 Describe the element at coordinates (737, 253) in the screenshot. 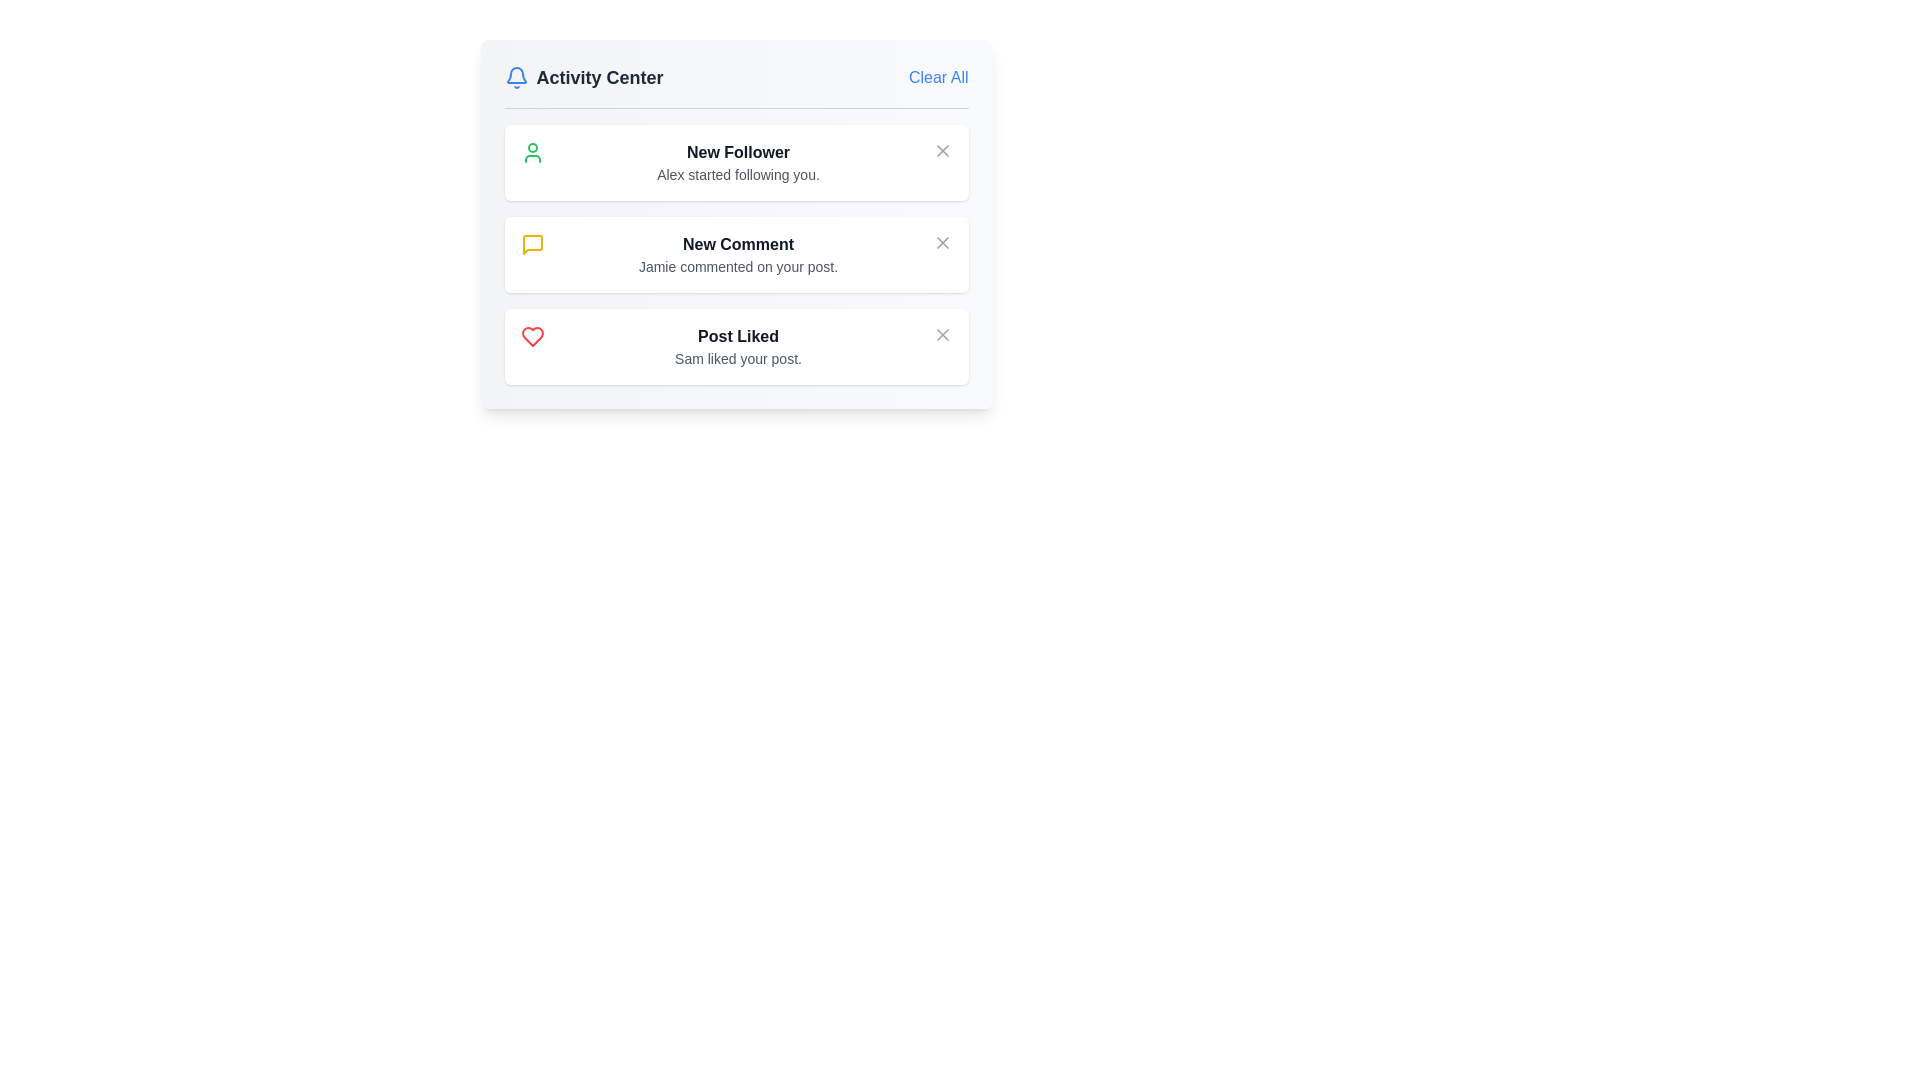

I see `informational text block containing the title 'New Comment' and description 'Jamie commented on your post.'` at that location.